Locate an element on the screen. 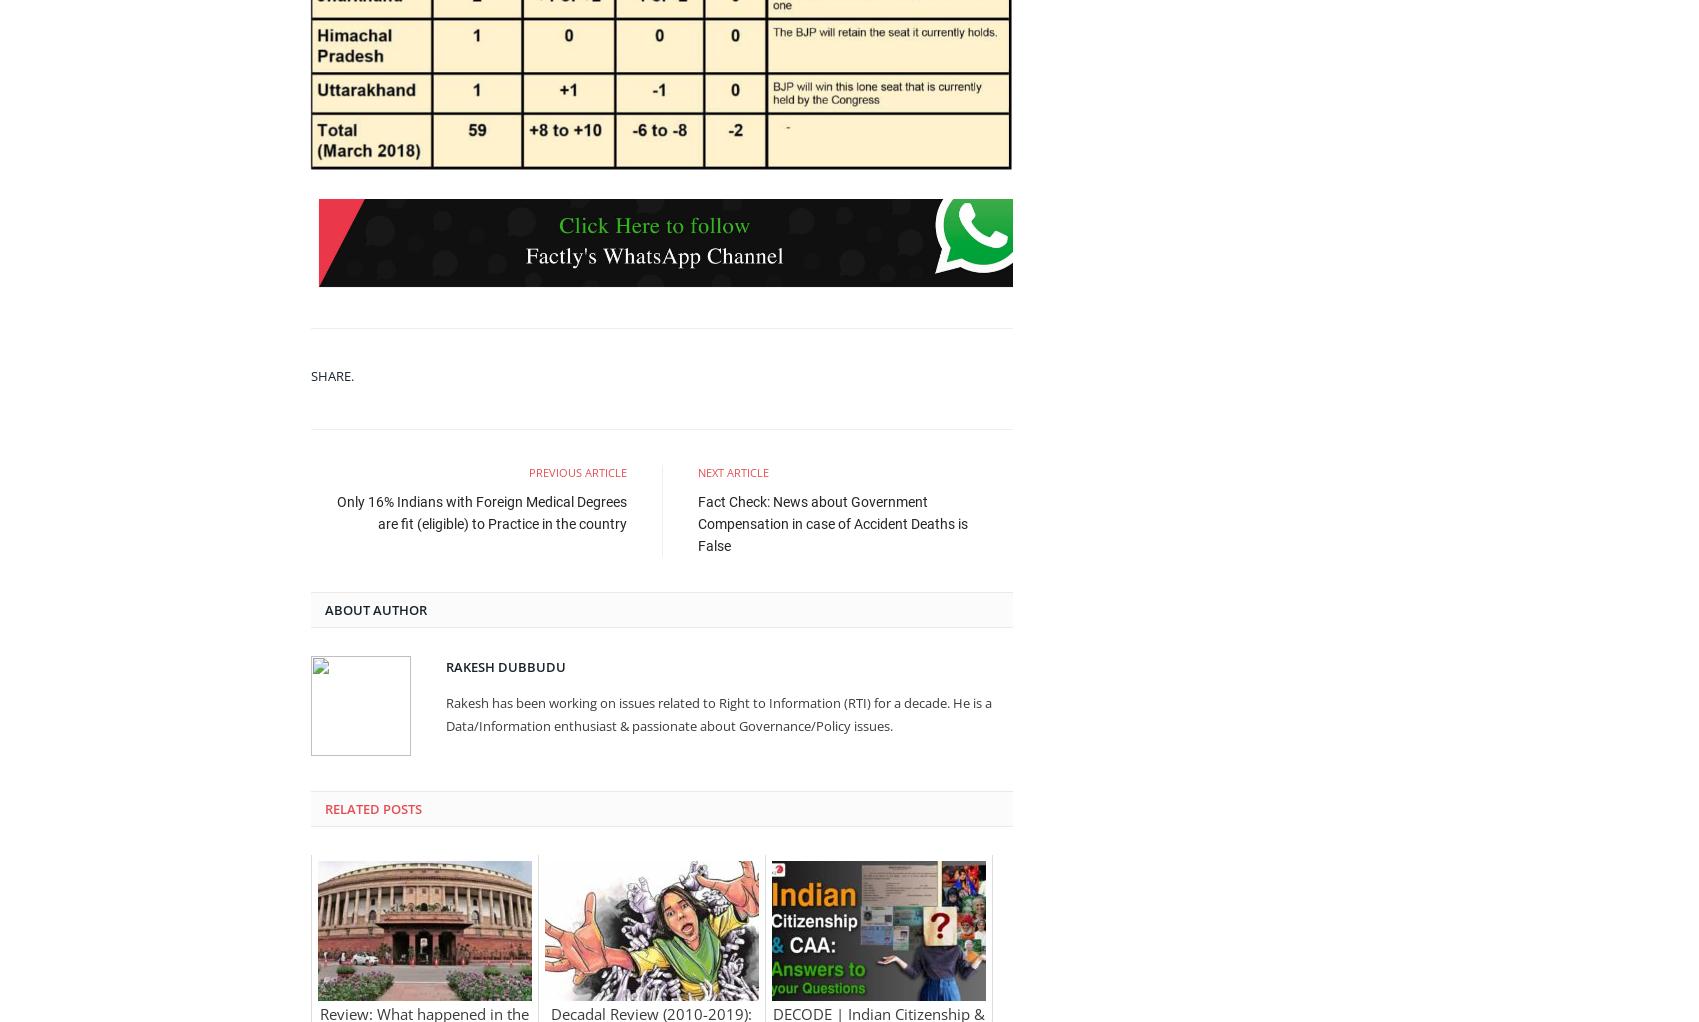  'Share.' is located at coordinates (330, 373).